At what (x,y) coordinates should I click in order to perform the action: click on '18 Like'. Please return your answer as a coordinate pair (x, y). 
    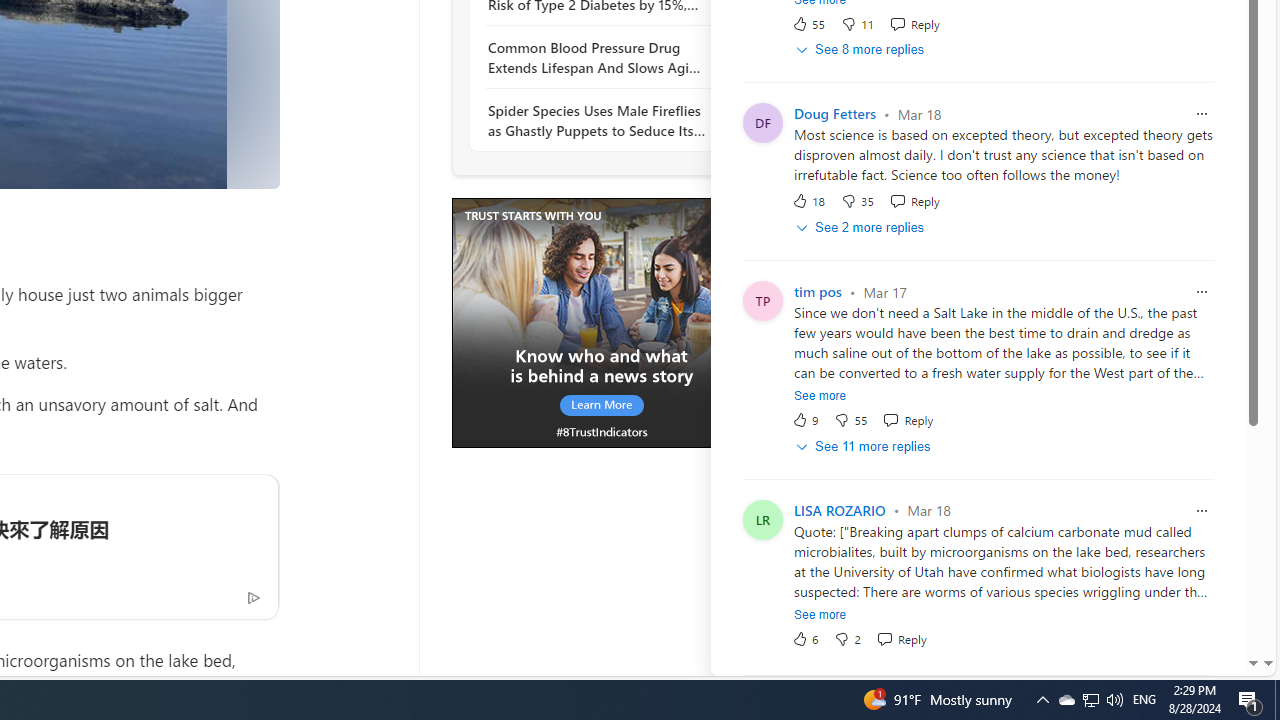
    Looking at the image, I should click on (808, 201).